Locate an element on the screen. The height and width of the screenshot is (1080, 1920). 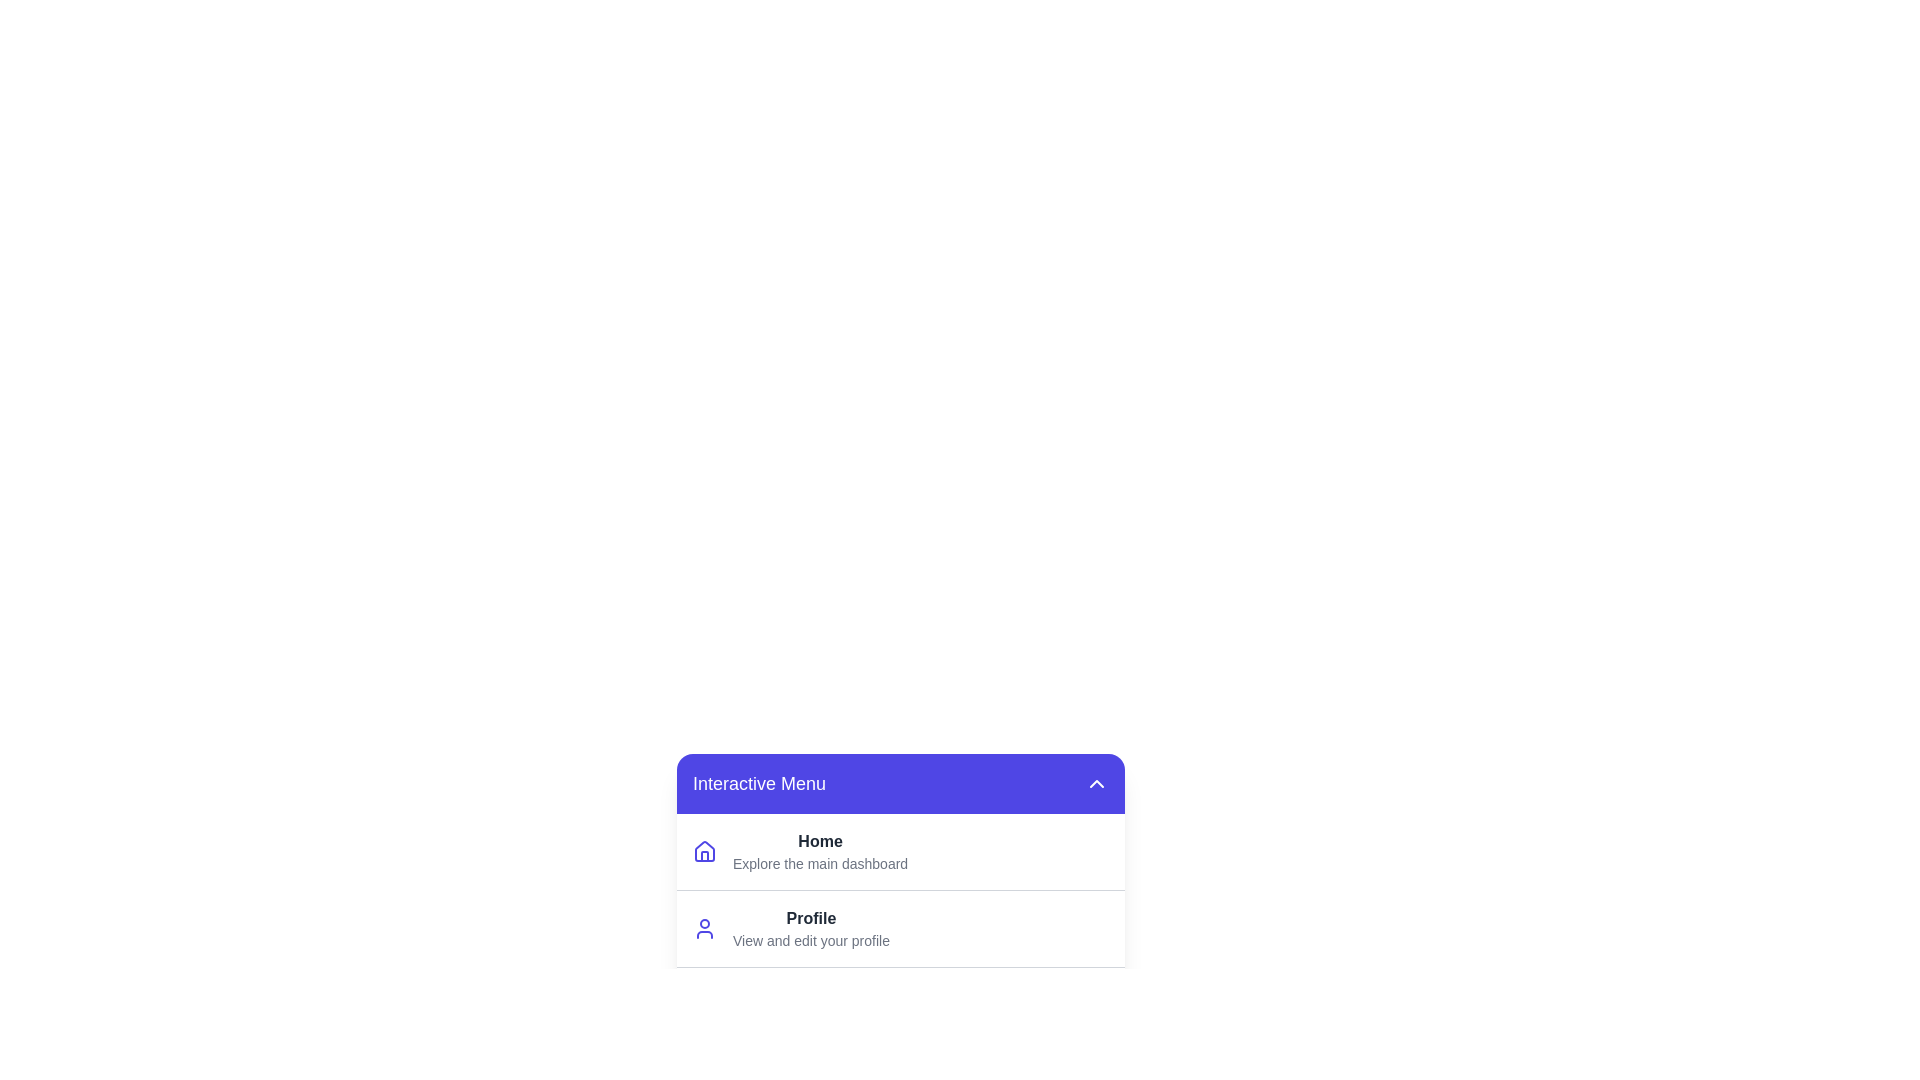
the menu item Profile to view its details is located at coordinates (811, 918).